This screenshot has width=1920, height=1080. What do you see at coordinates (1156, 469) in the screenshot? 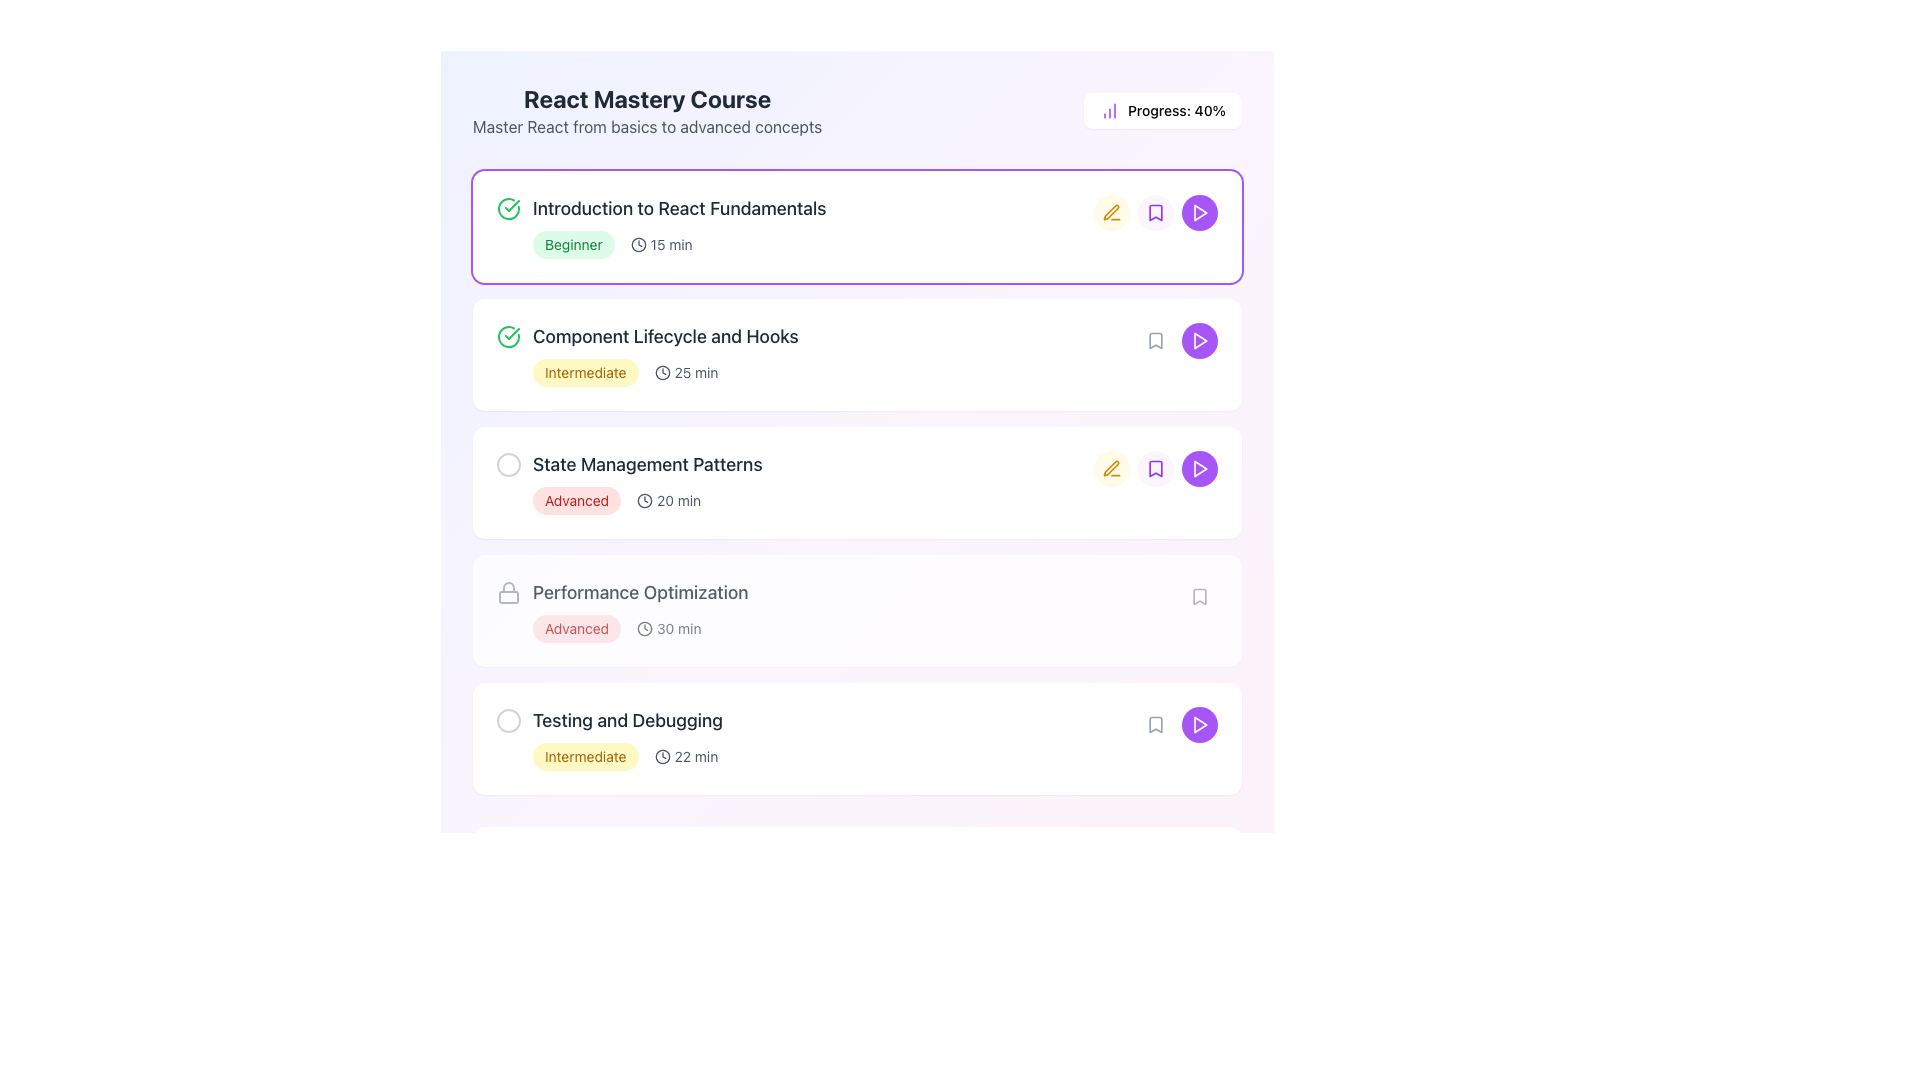
I see `the bookmark icon located to the right of the course title and description in the third entry of the vertical list` at bounding box center [1156, 469].